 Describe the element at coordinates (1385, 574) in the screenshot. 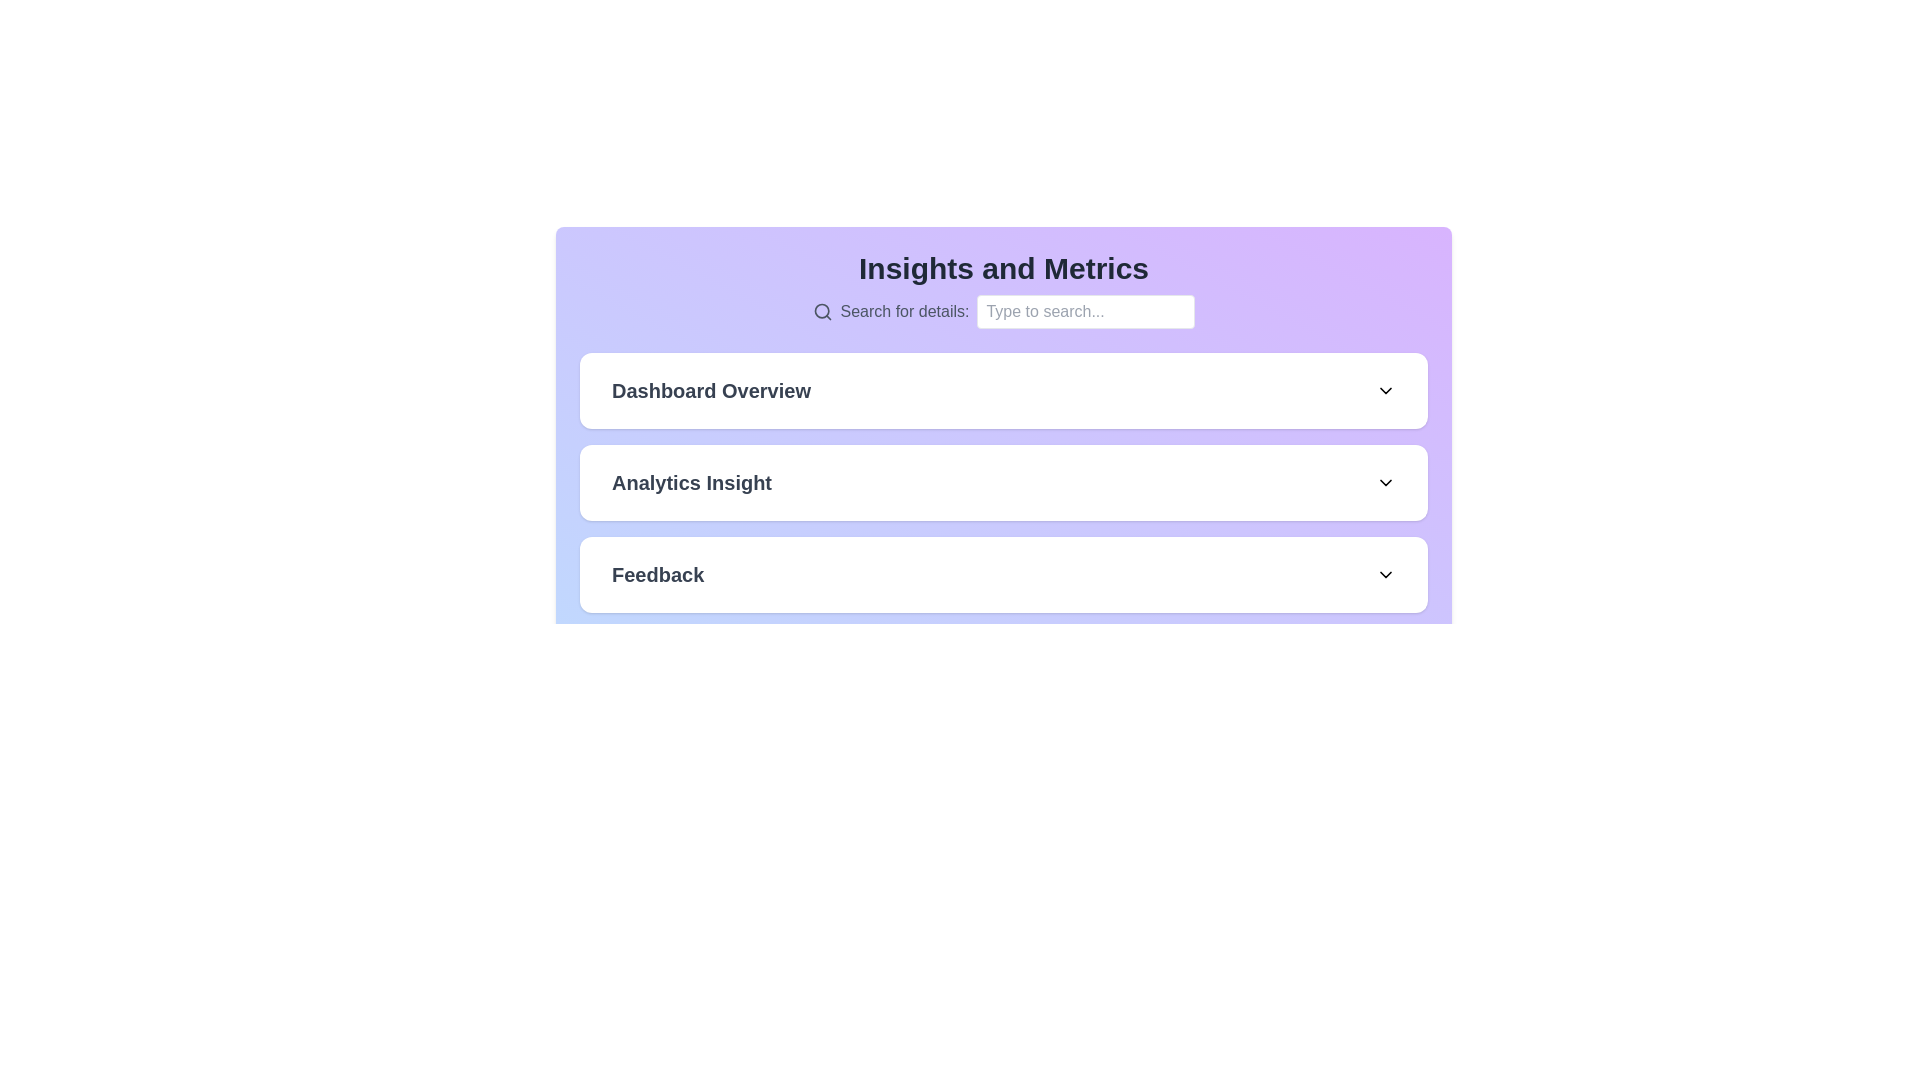

I see `the Chevron-down icon located on the right side of the 'Feedback' section` at that location.